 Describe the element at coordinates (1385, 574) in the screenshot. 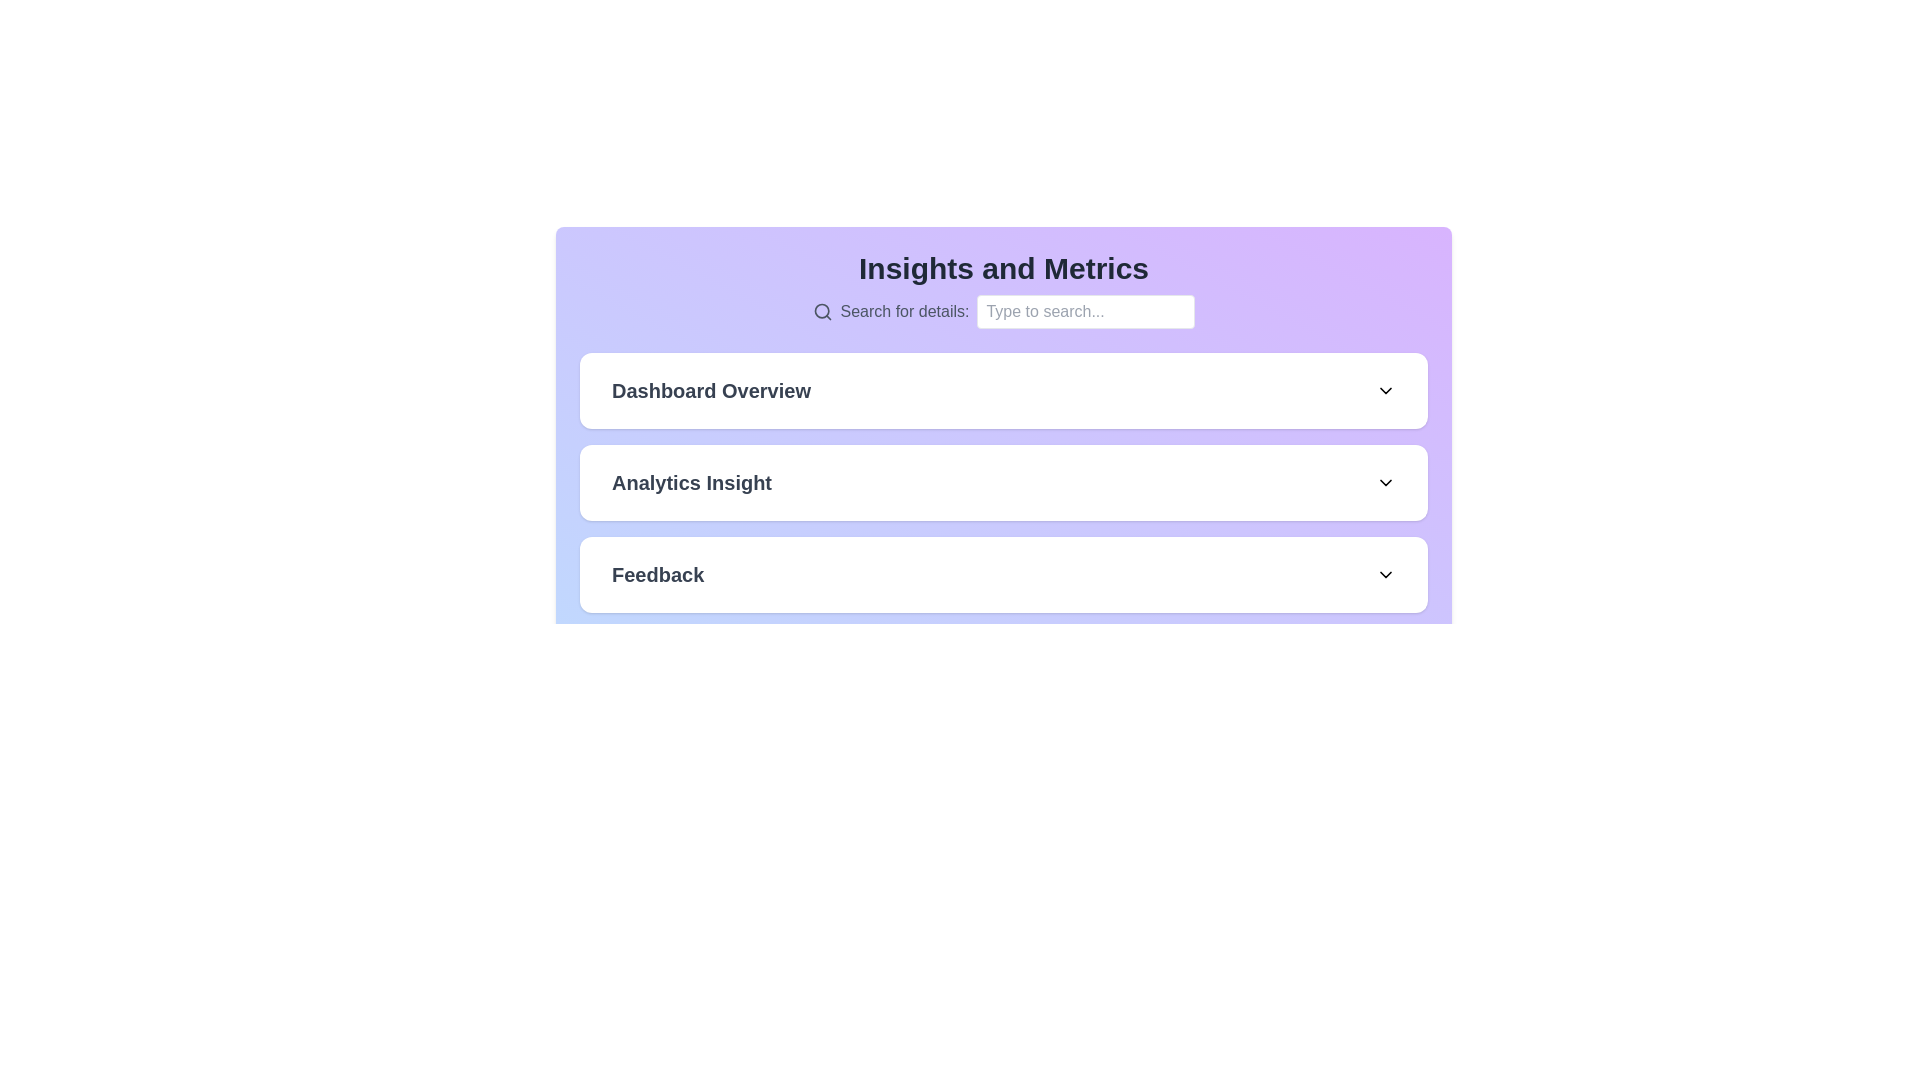

I see `the Chevron-down icon located on the right side of the 'Feedback' section` at that location.